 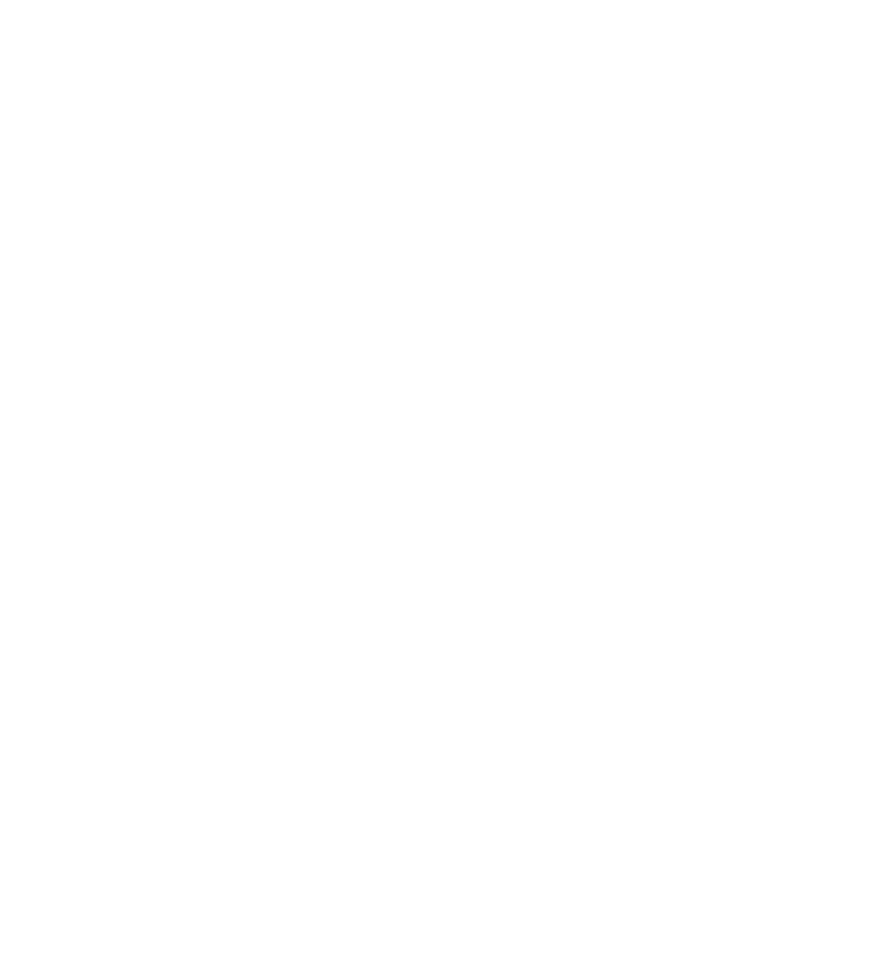 I want to click on 'Landr has introduced an AI Mastering Plug-in for DAWs', so click(x=362, y=864).